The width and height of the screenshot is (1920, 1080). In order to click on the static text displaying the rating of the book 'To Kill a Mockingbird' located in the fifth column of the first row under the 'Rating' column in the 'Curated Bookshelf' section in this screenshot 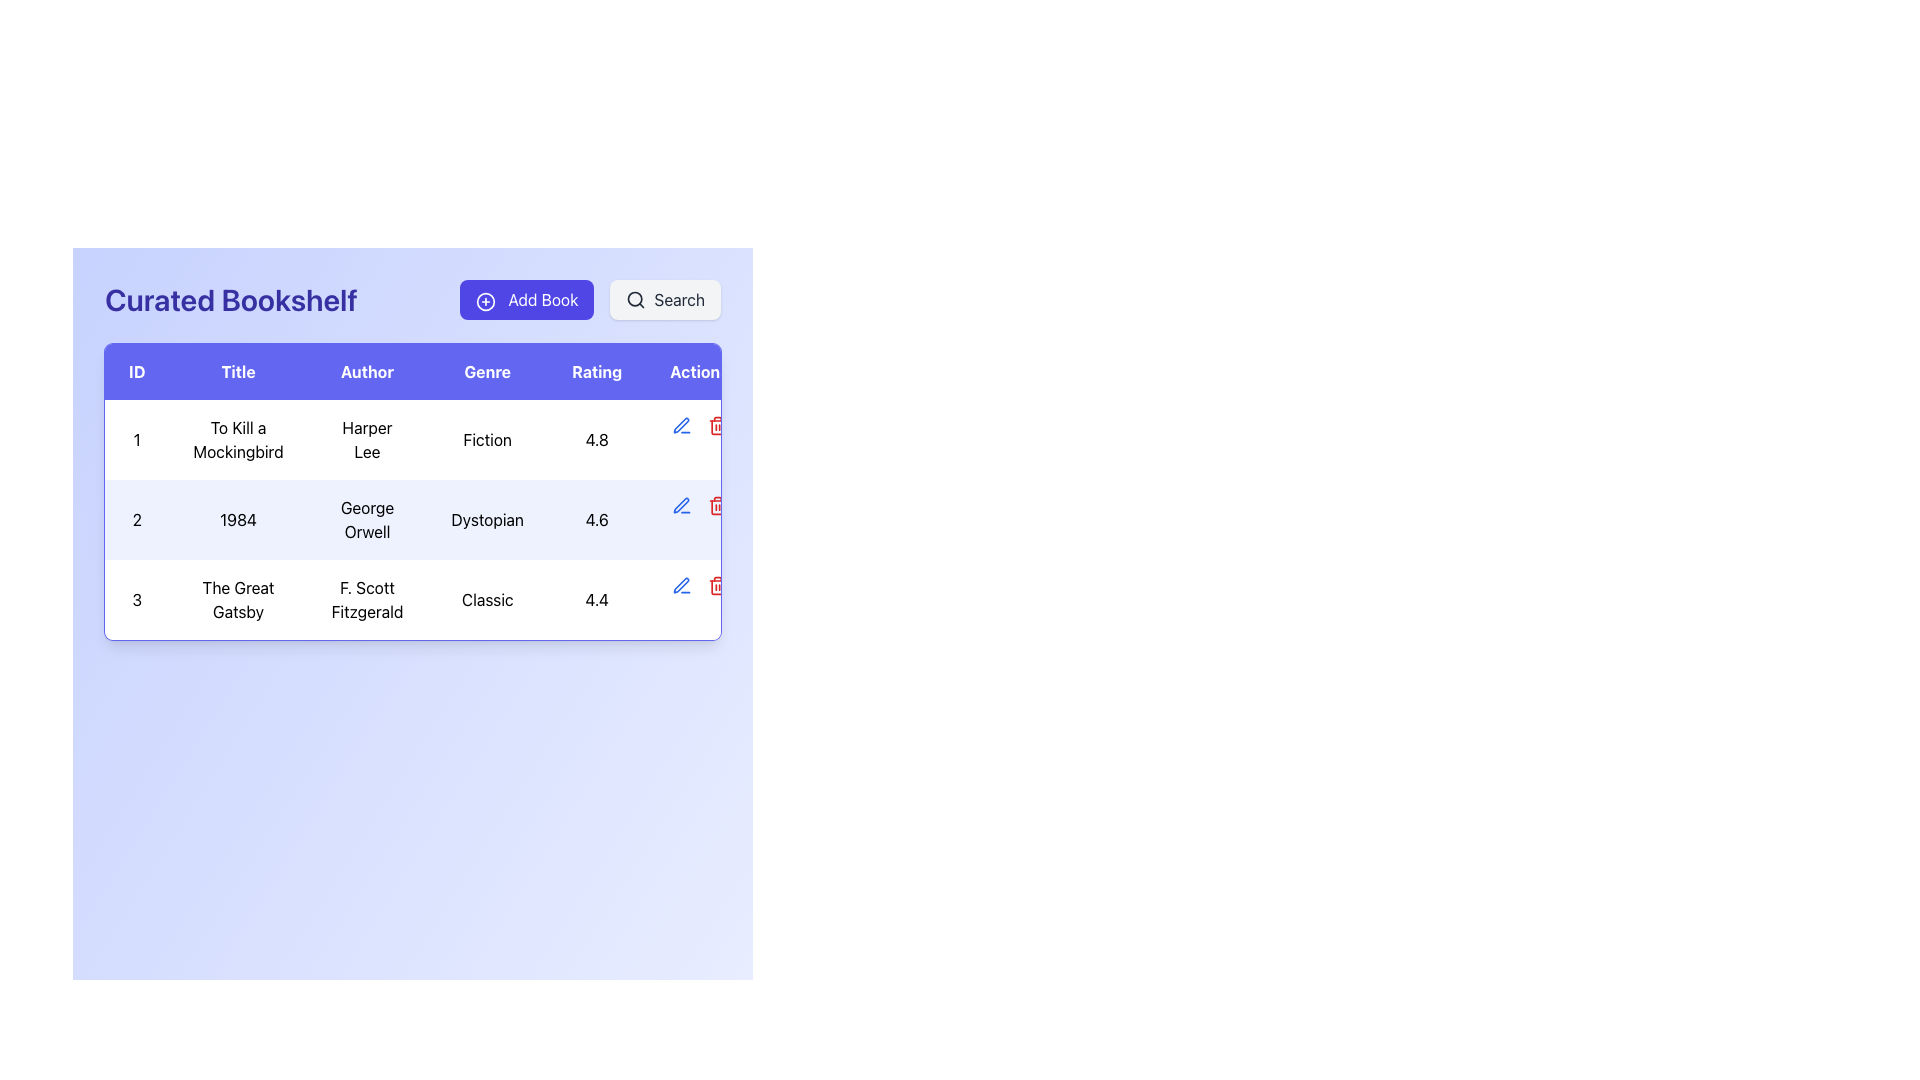, I will do `click(596, 438)`.